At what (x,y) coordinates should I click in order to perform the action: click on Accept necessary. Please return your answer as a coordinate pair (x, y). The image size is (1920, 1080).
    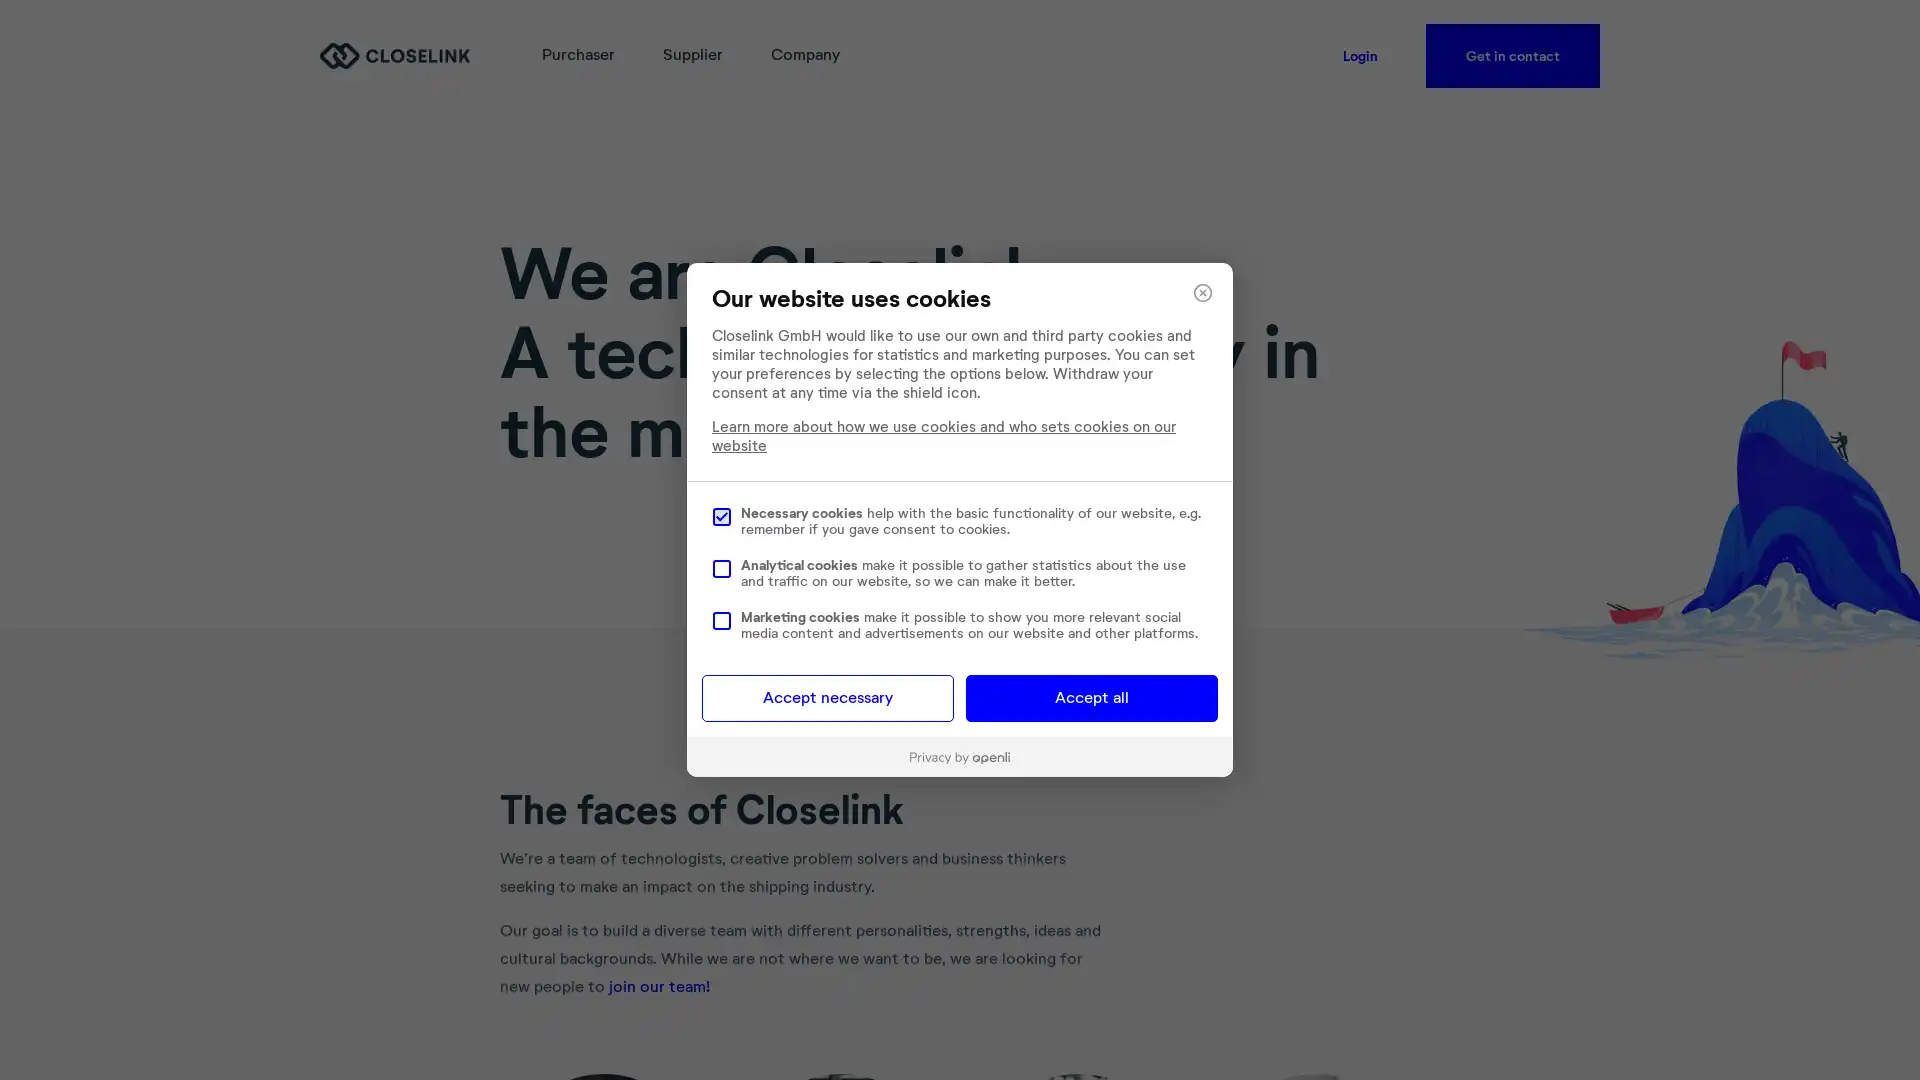
    Looking at the image, I should click on (828, 697).